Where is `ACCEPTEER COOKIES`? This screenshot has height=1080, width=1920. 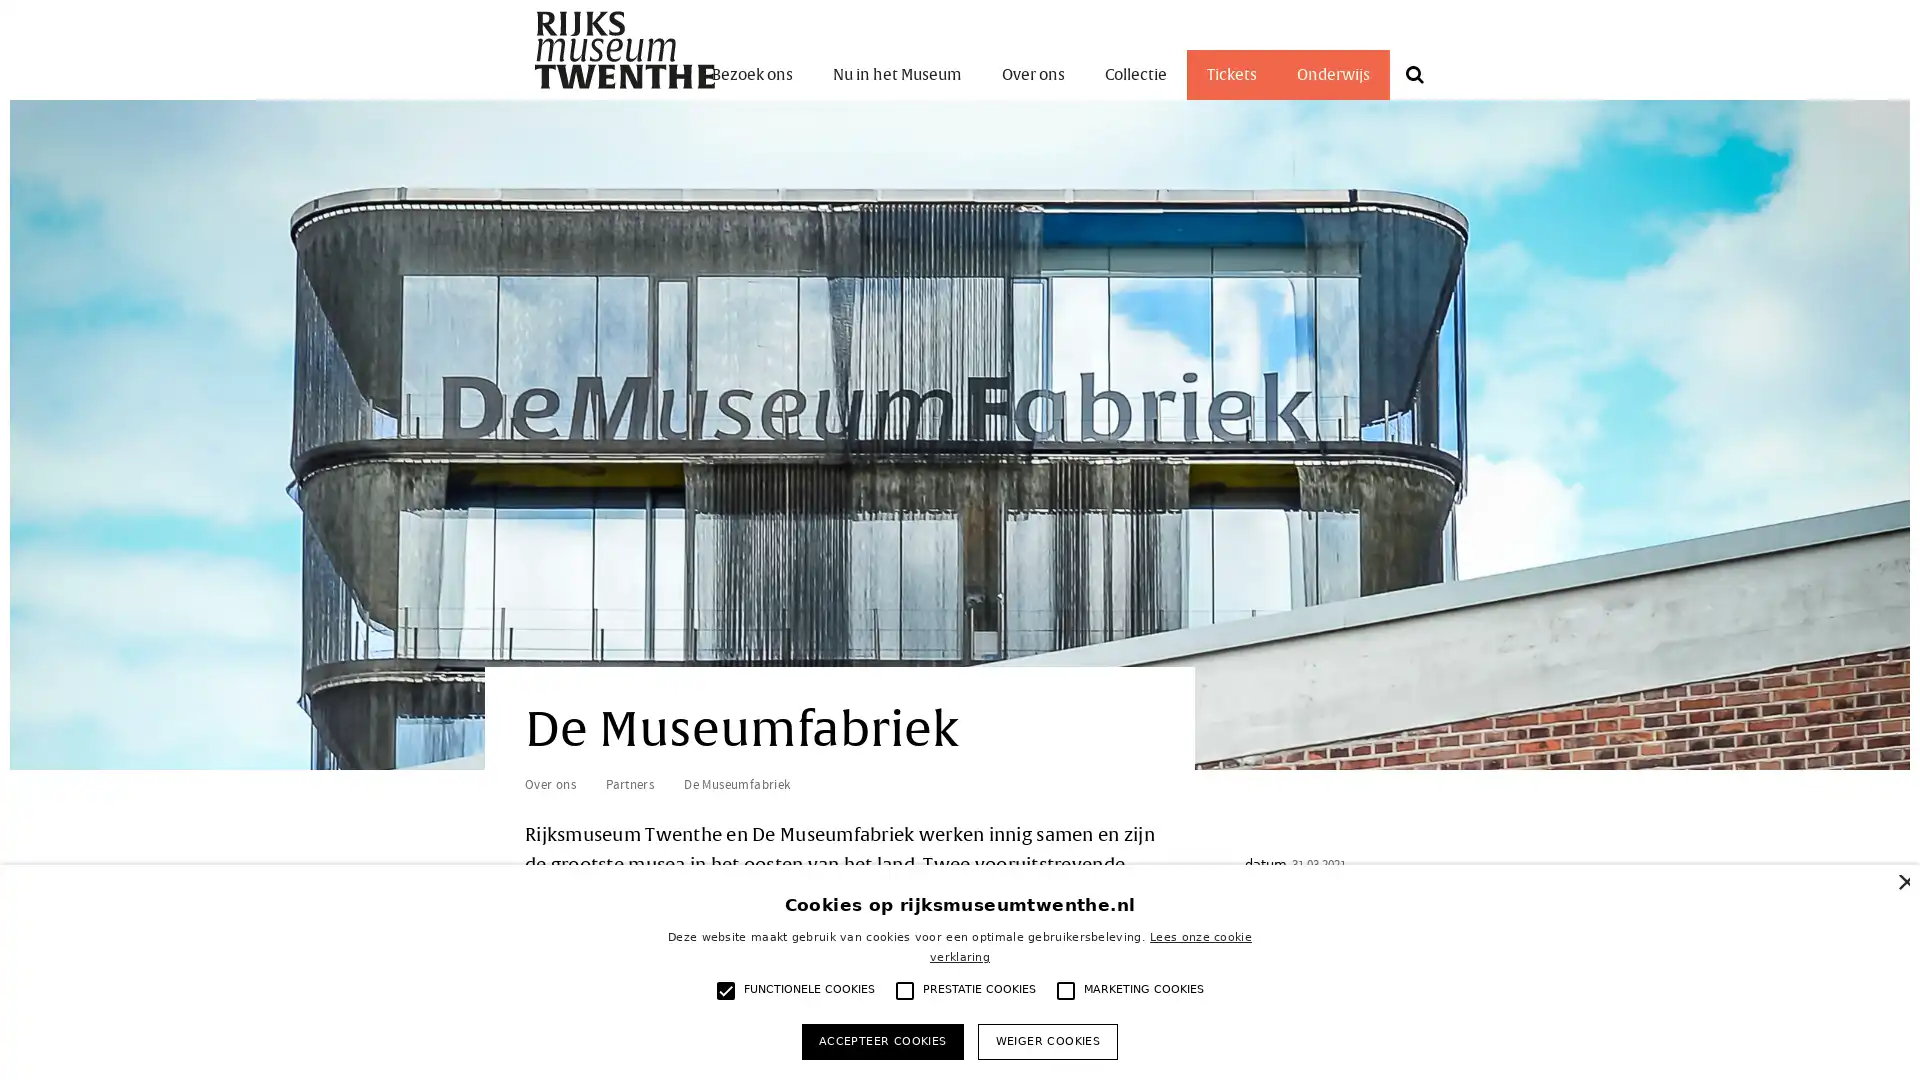 ACCEPTEER COOKIES is located at coordinates (881, 1040).